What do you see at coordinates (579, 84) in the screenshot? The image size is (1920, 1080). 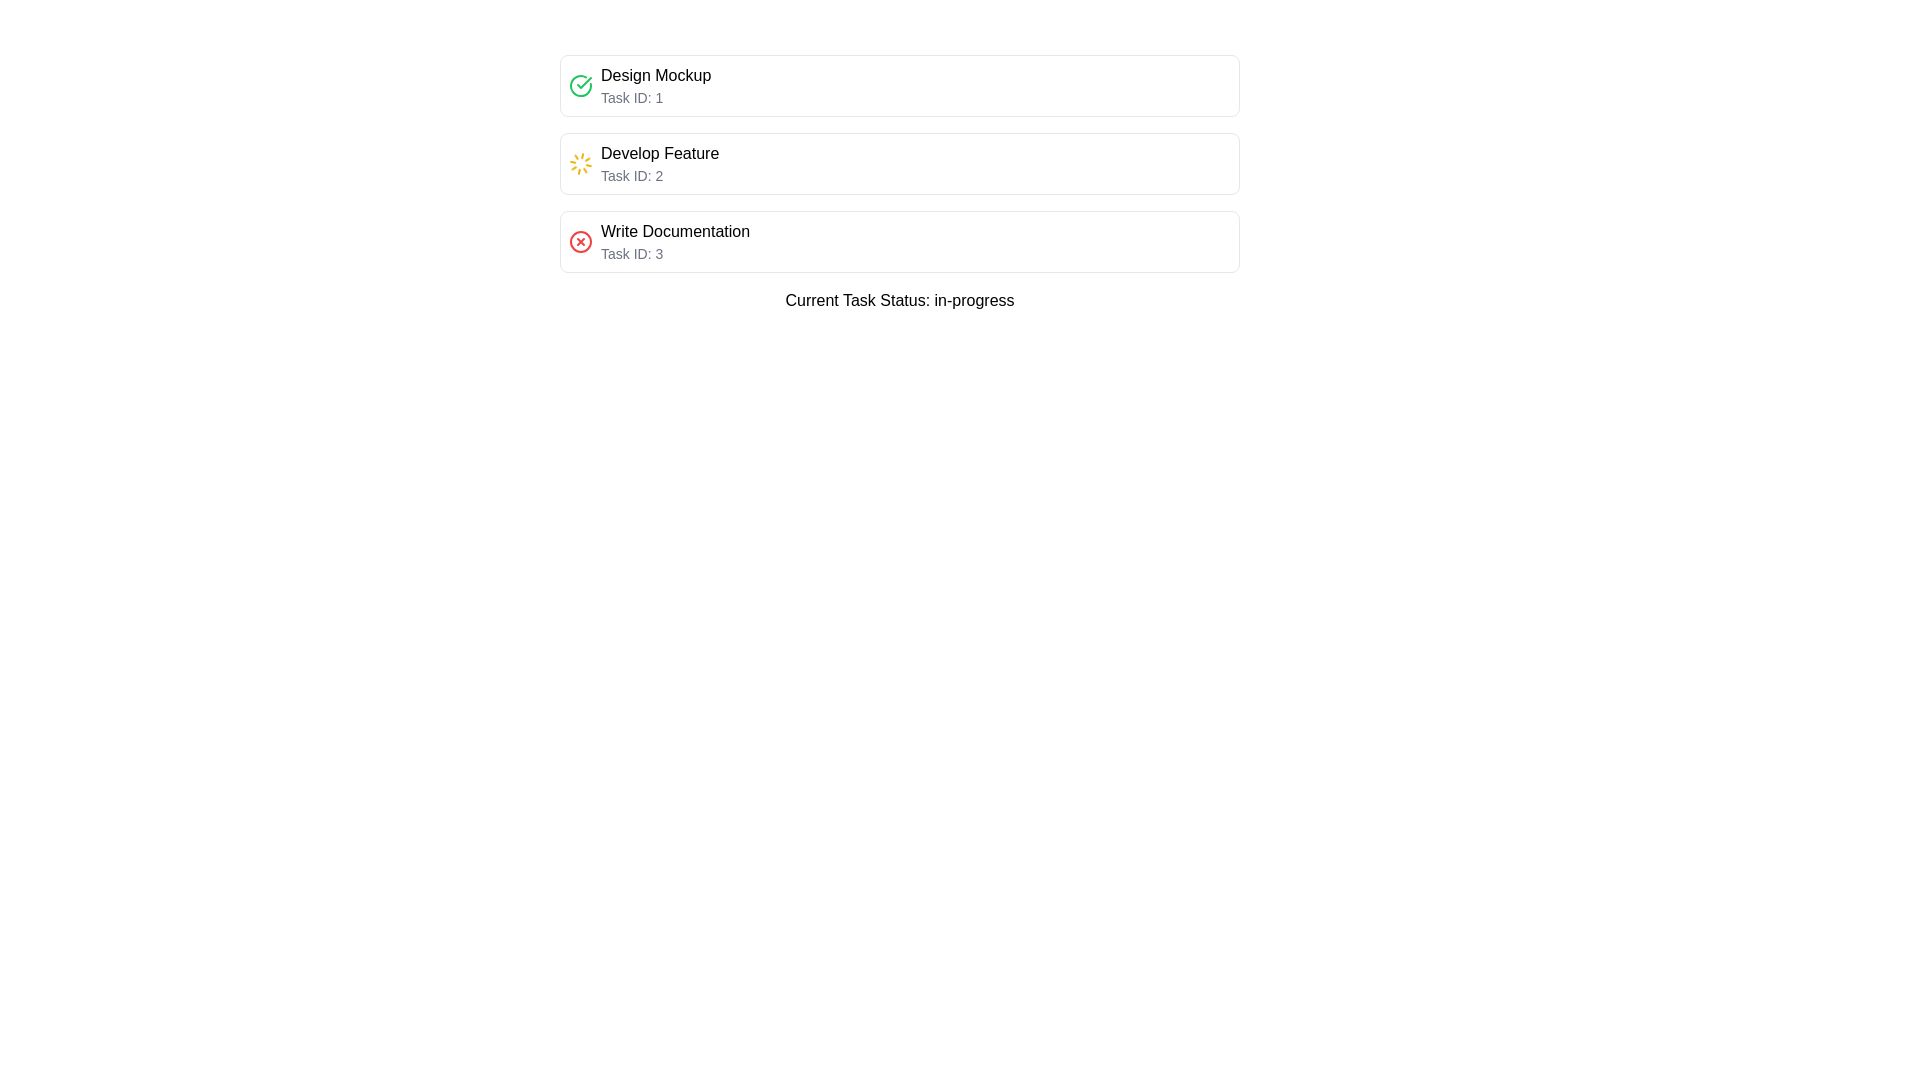 I see `the green circular icon with a checkmark inside, which indicates the status of the completed task in the 'Design Mockup Task ID: 1' section` at bounding box center [579, 84].